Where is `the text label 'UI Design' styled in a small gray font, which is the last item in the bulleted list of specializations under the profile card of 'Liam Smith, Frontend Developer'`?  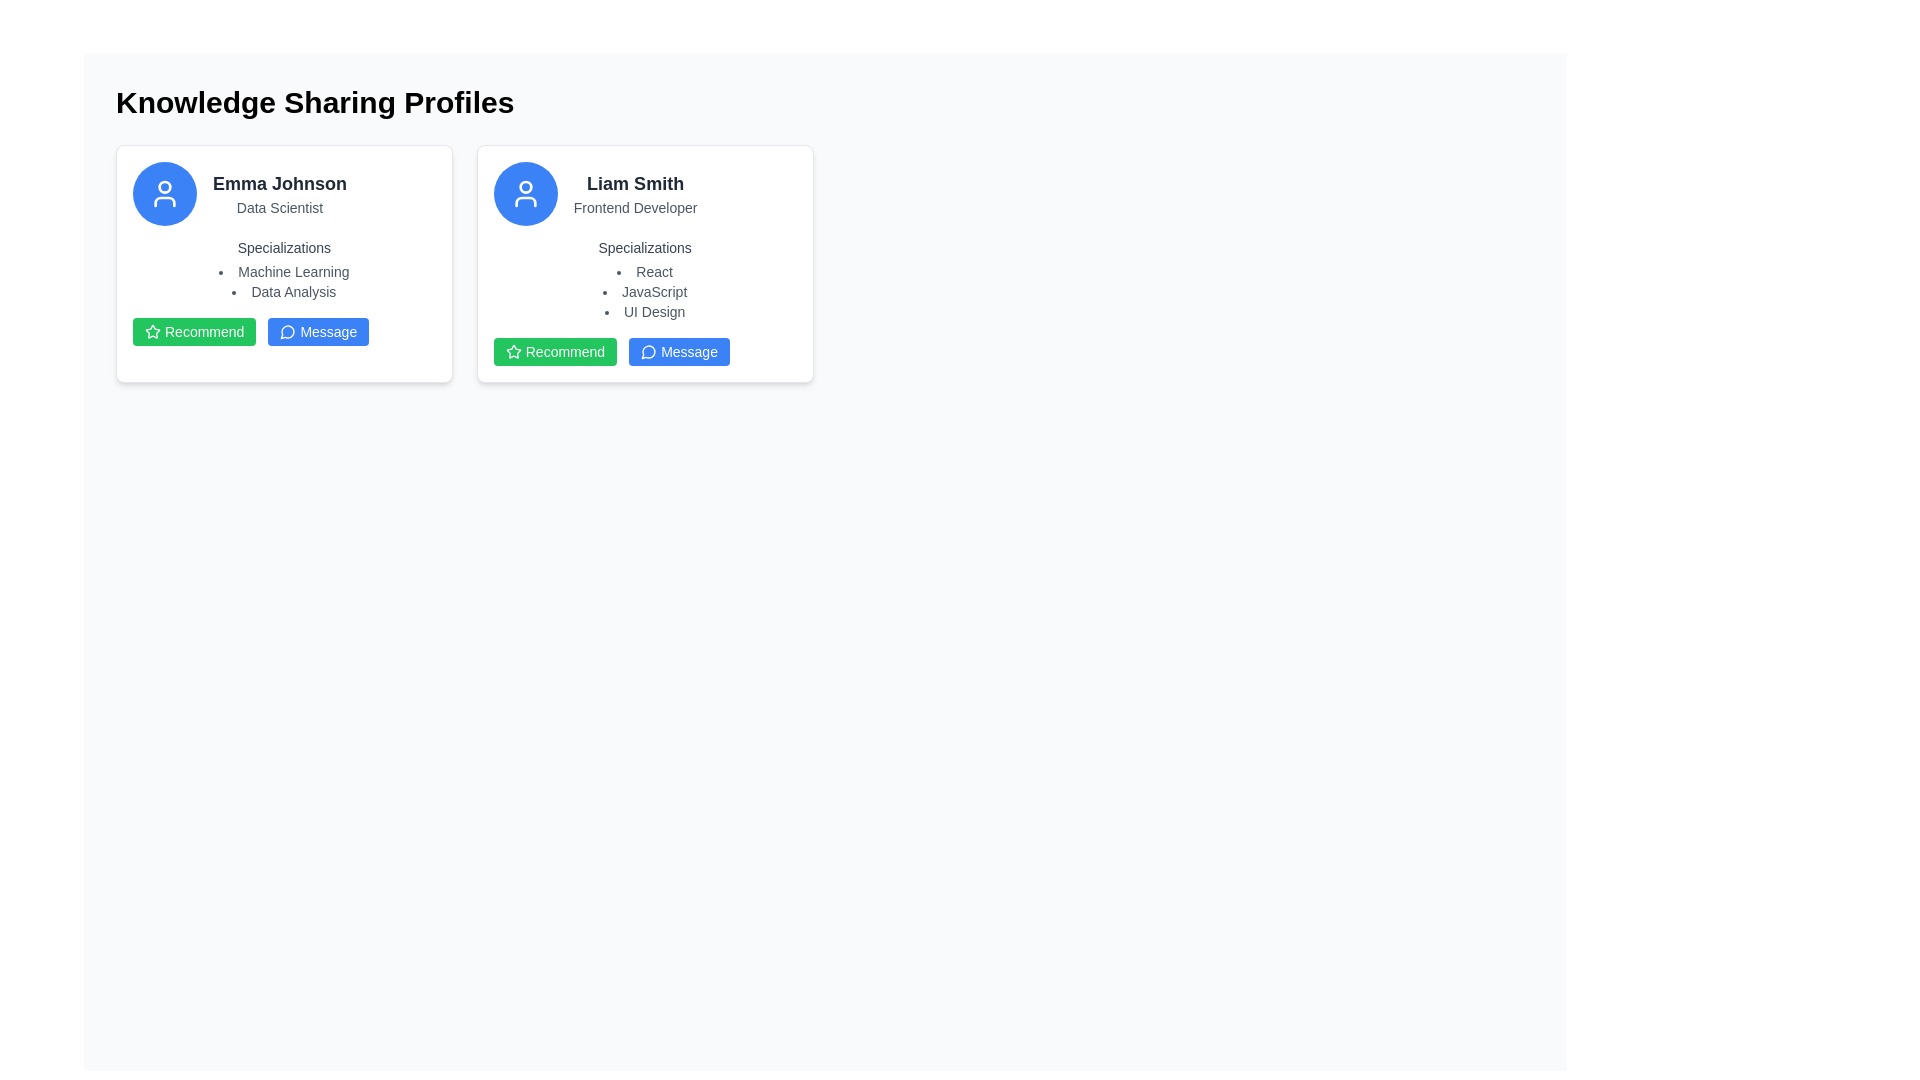 the text label 'UI Design' styled in a small gray font, which is the last item in the bulleted list of specializations under the profile card of 'Liam Smith, Frontend Developer' is located at coordinates (645, 312).